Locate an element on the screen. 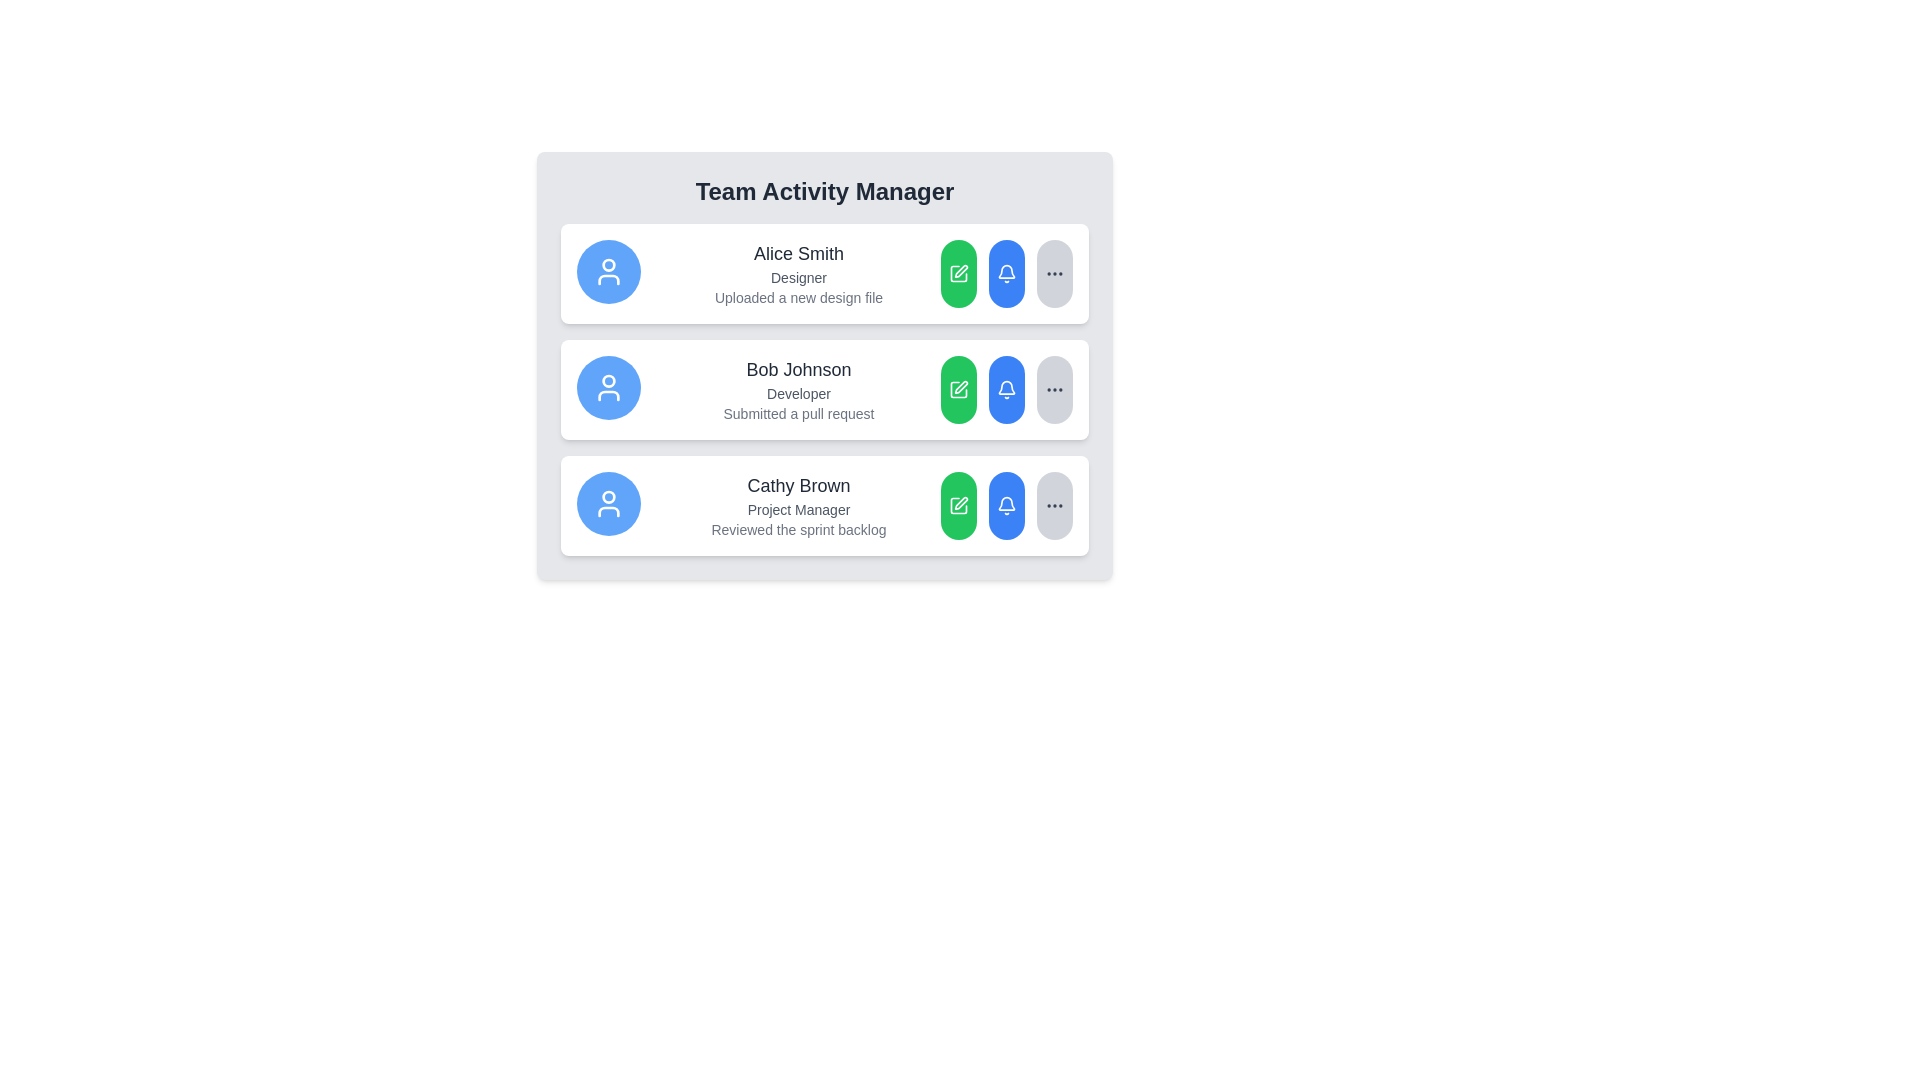 This screenshot has height=1080, width=1920. the icon representing user Cathy Brown in the Team Activity Manager interface, located in the top-left section of her card, which is the third card in the list is located at coordinates (608, 503).